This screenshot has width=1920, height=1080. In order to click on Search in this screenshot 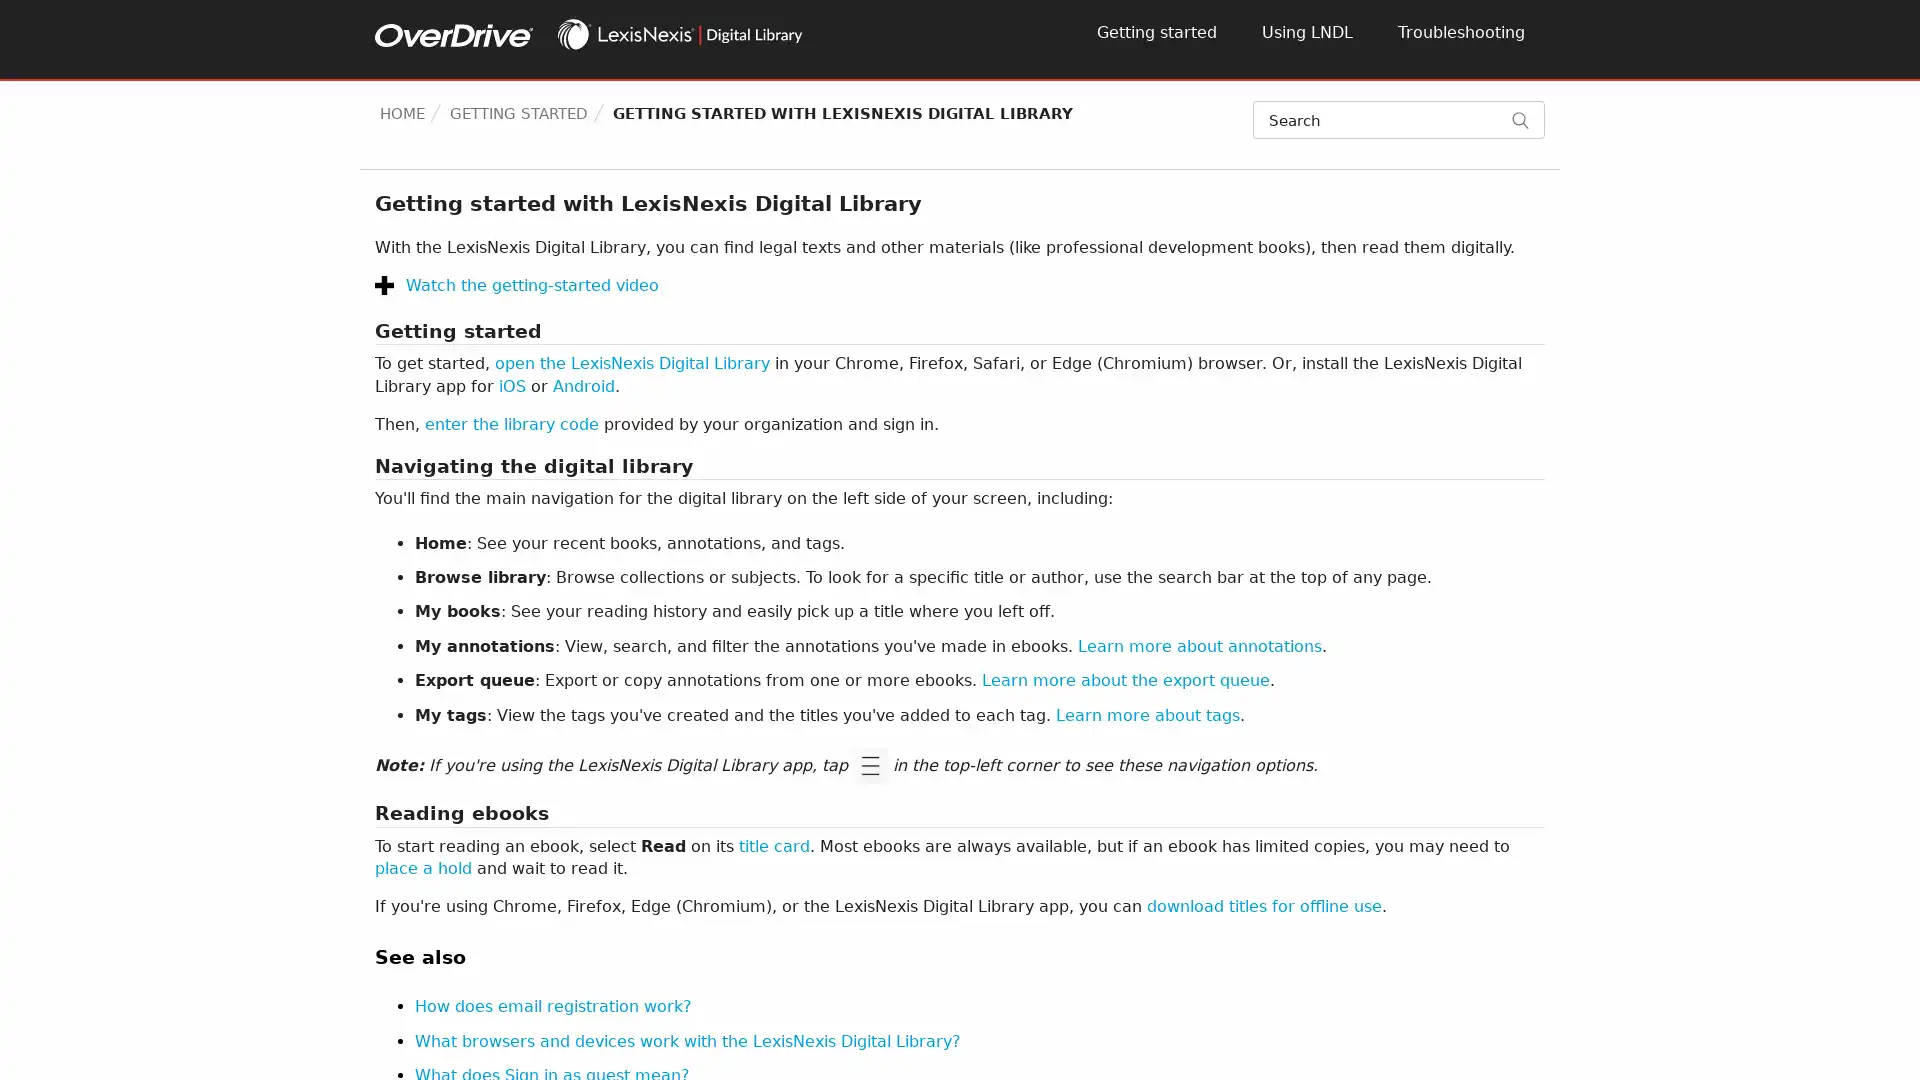, I will do `click(1527, 119)`.